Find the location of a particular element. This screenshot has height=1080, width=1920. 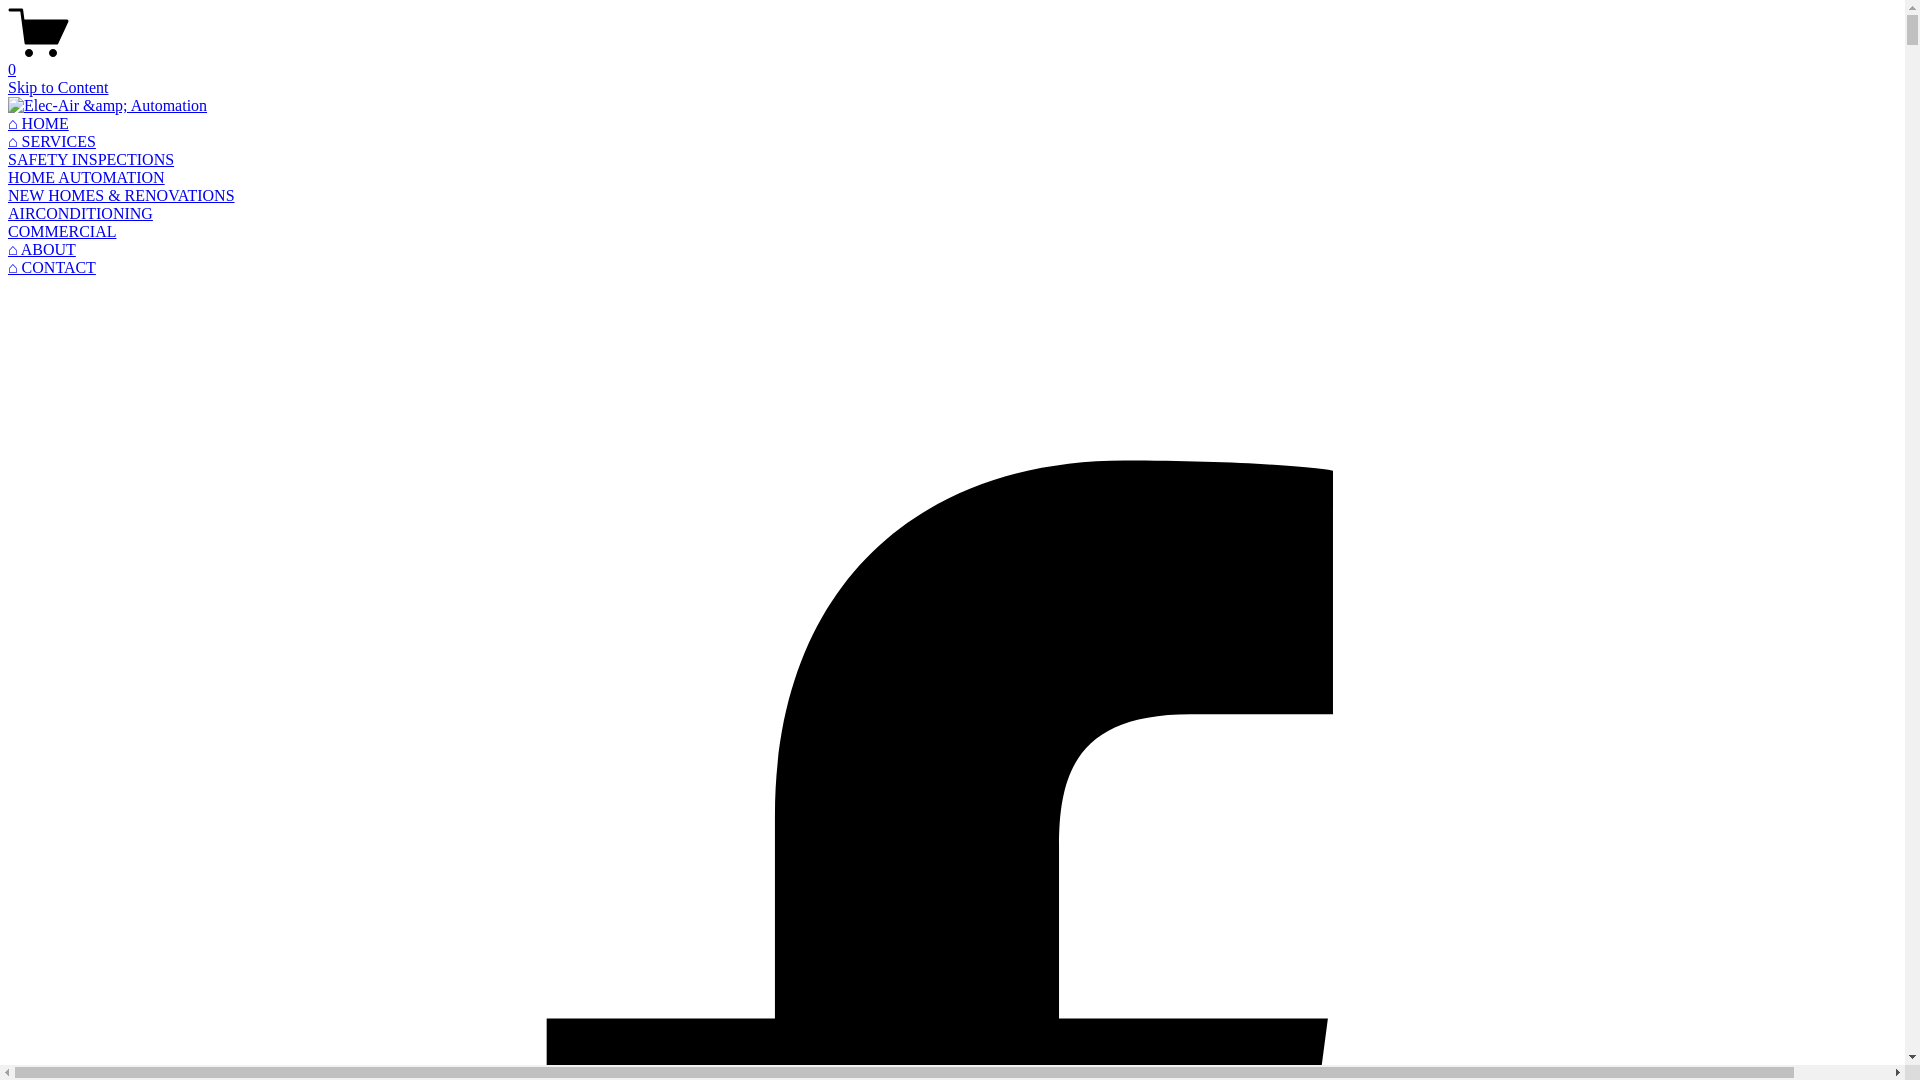

'0' is located at coordinates (951, 60).